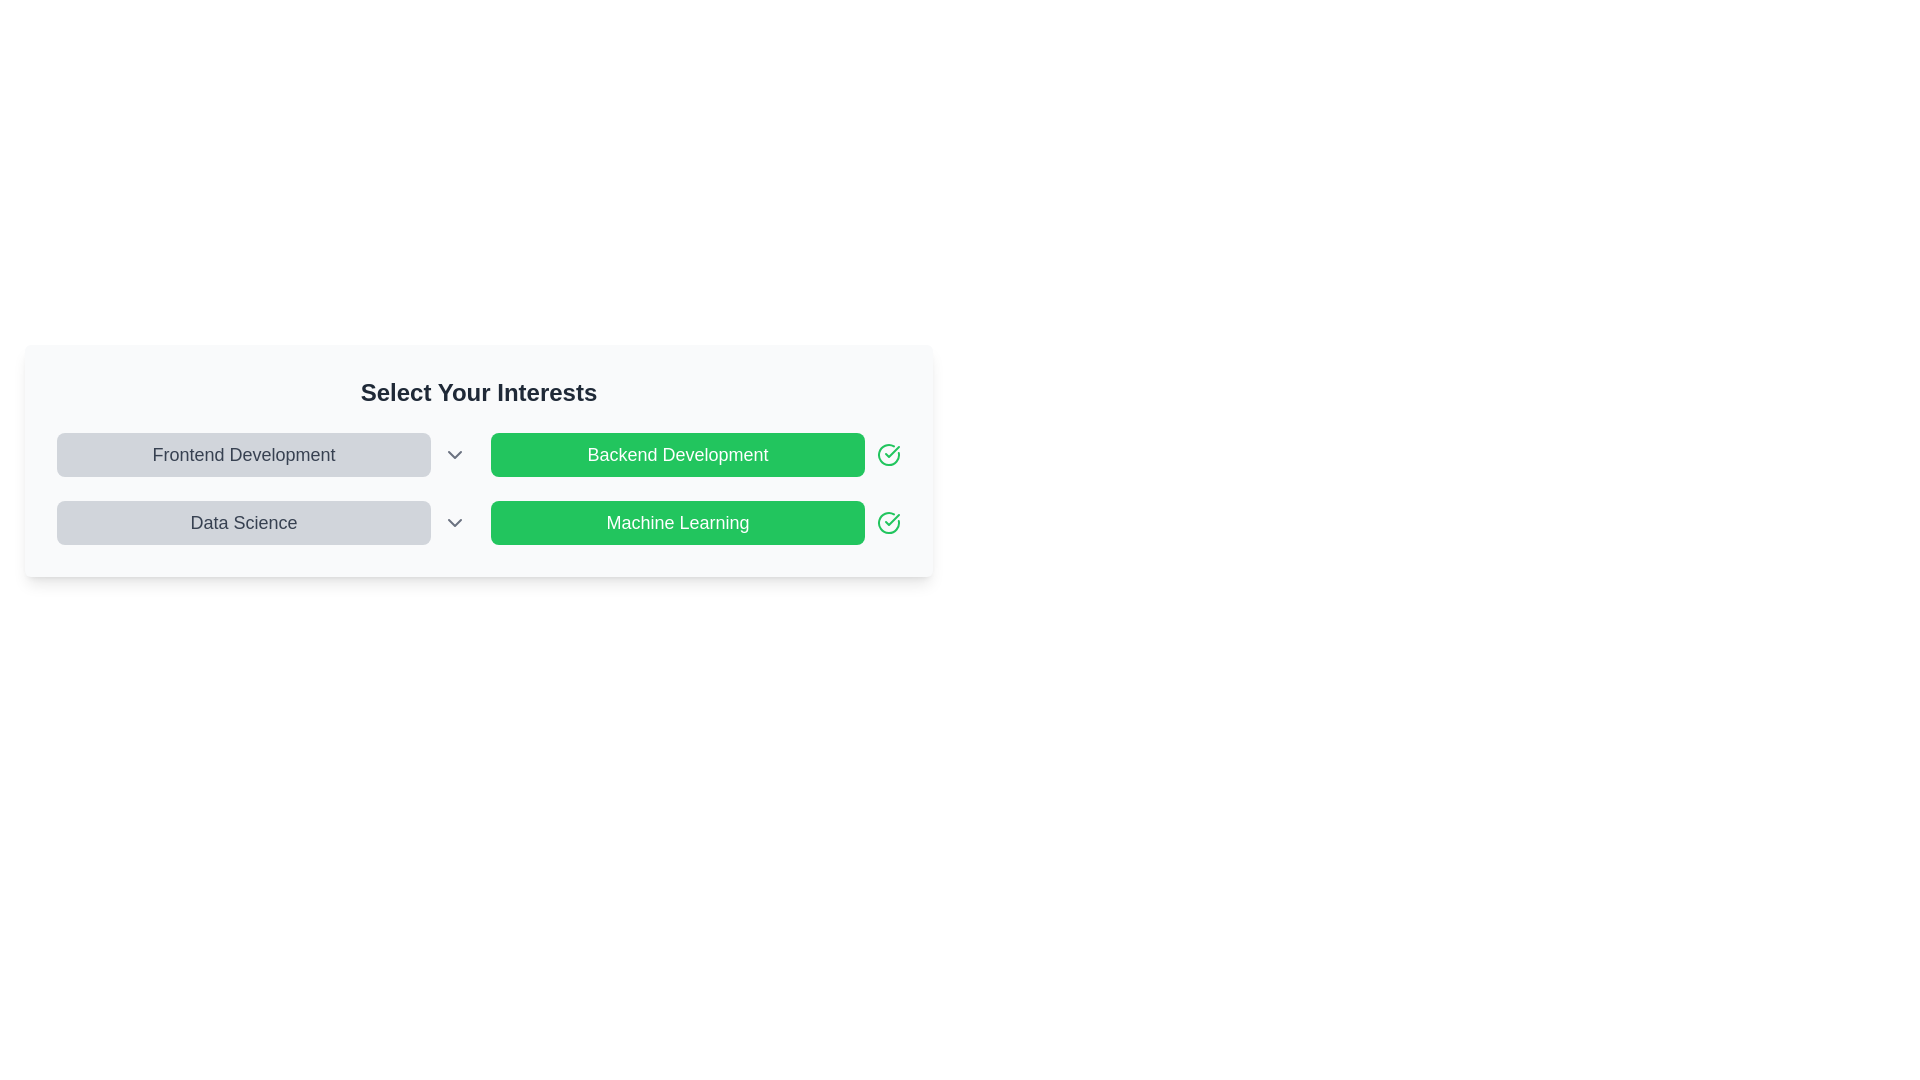  Describe the element at coordinates (677, 522) in the screenshot. I see `the 'Machine Learning' button to toggle its activation state` at that location.